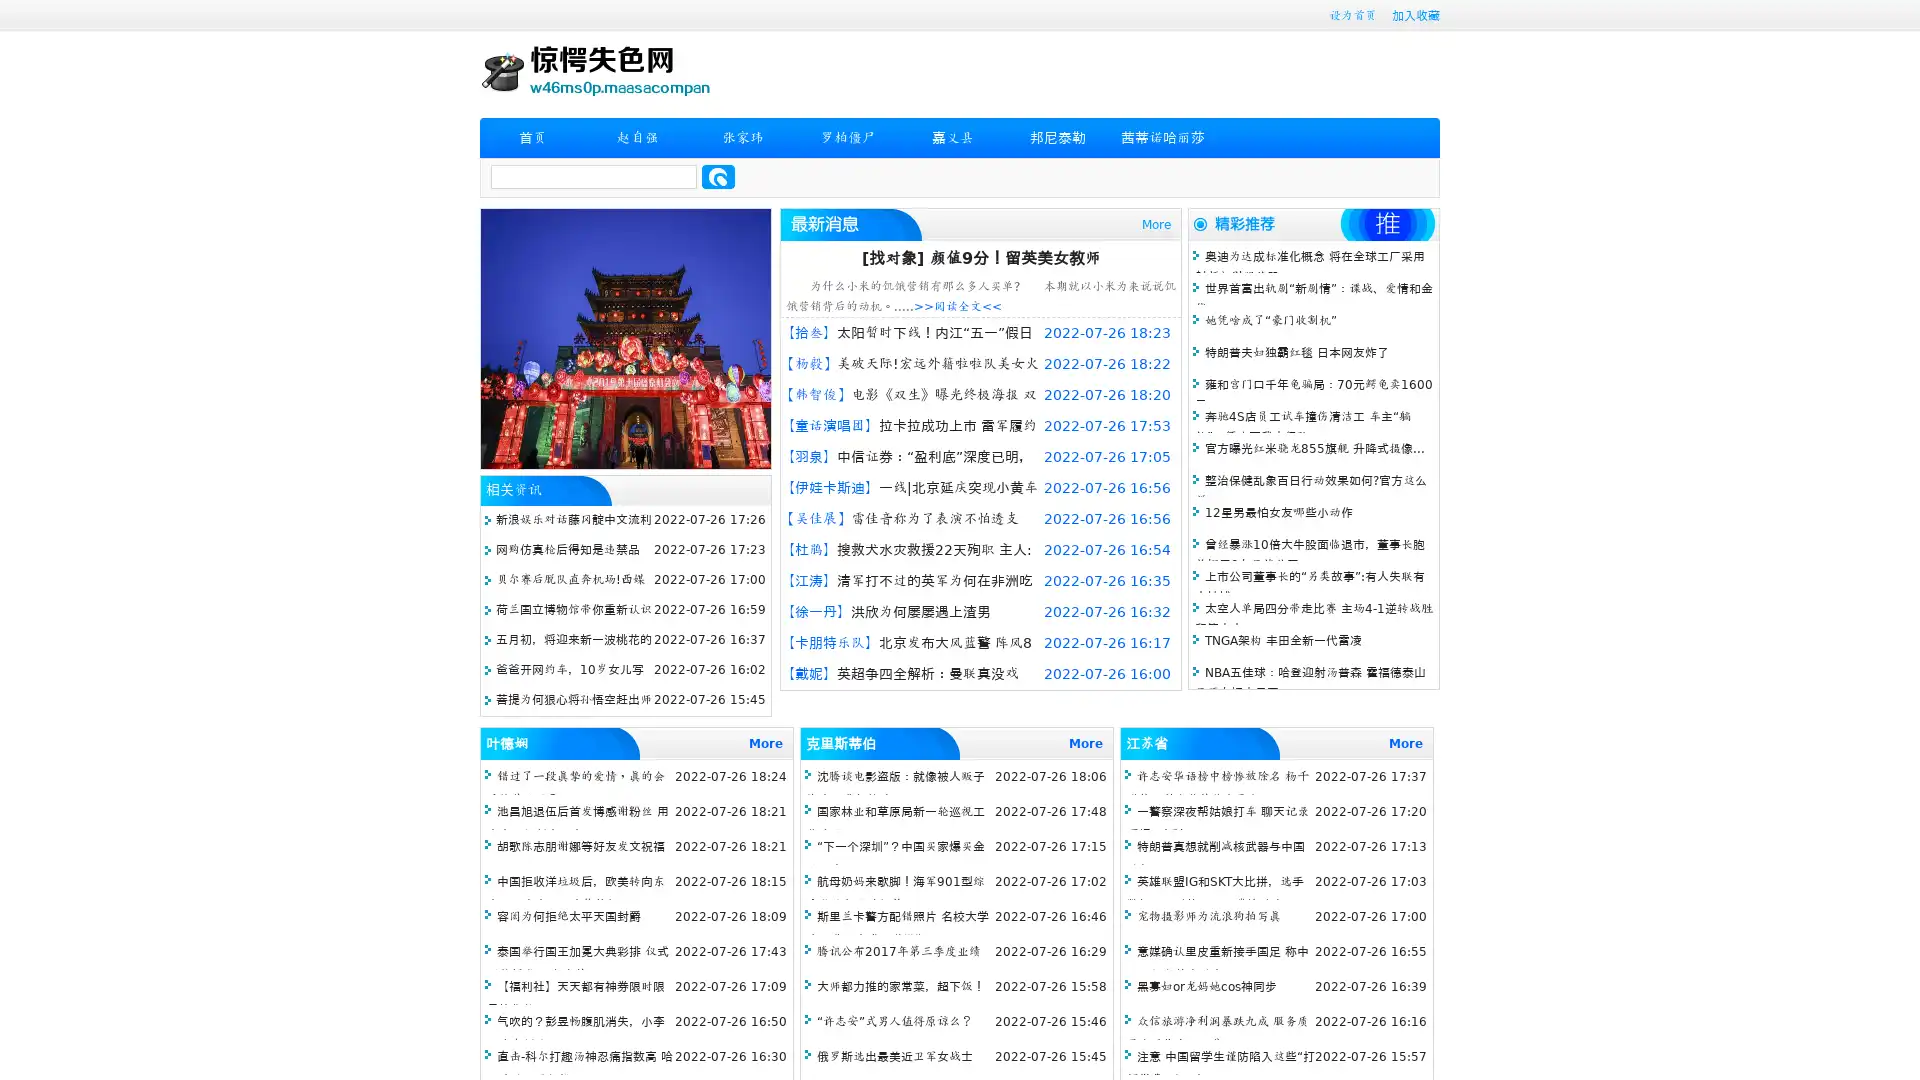  I want to click on Search, so click(718, 176).